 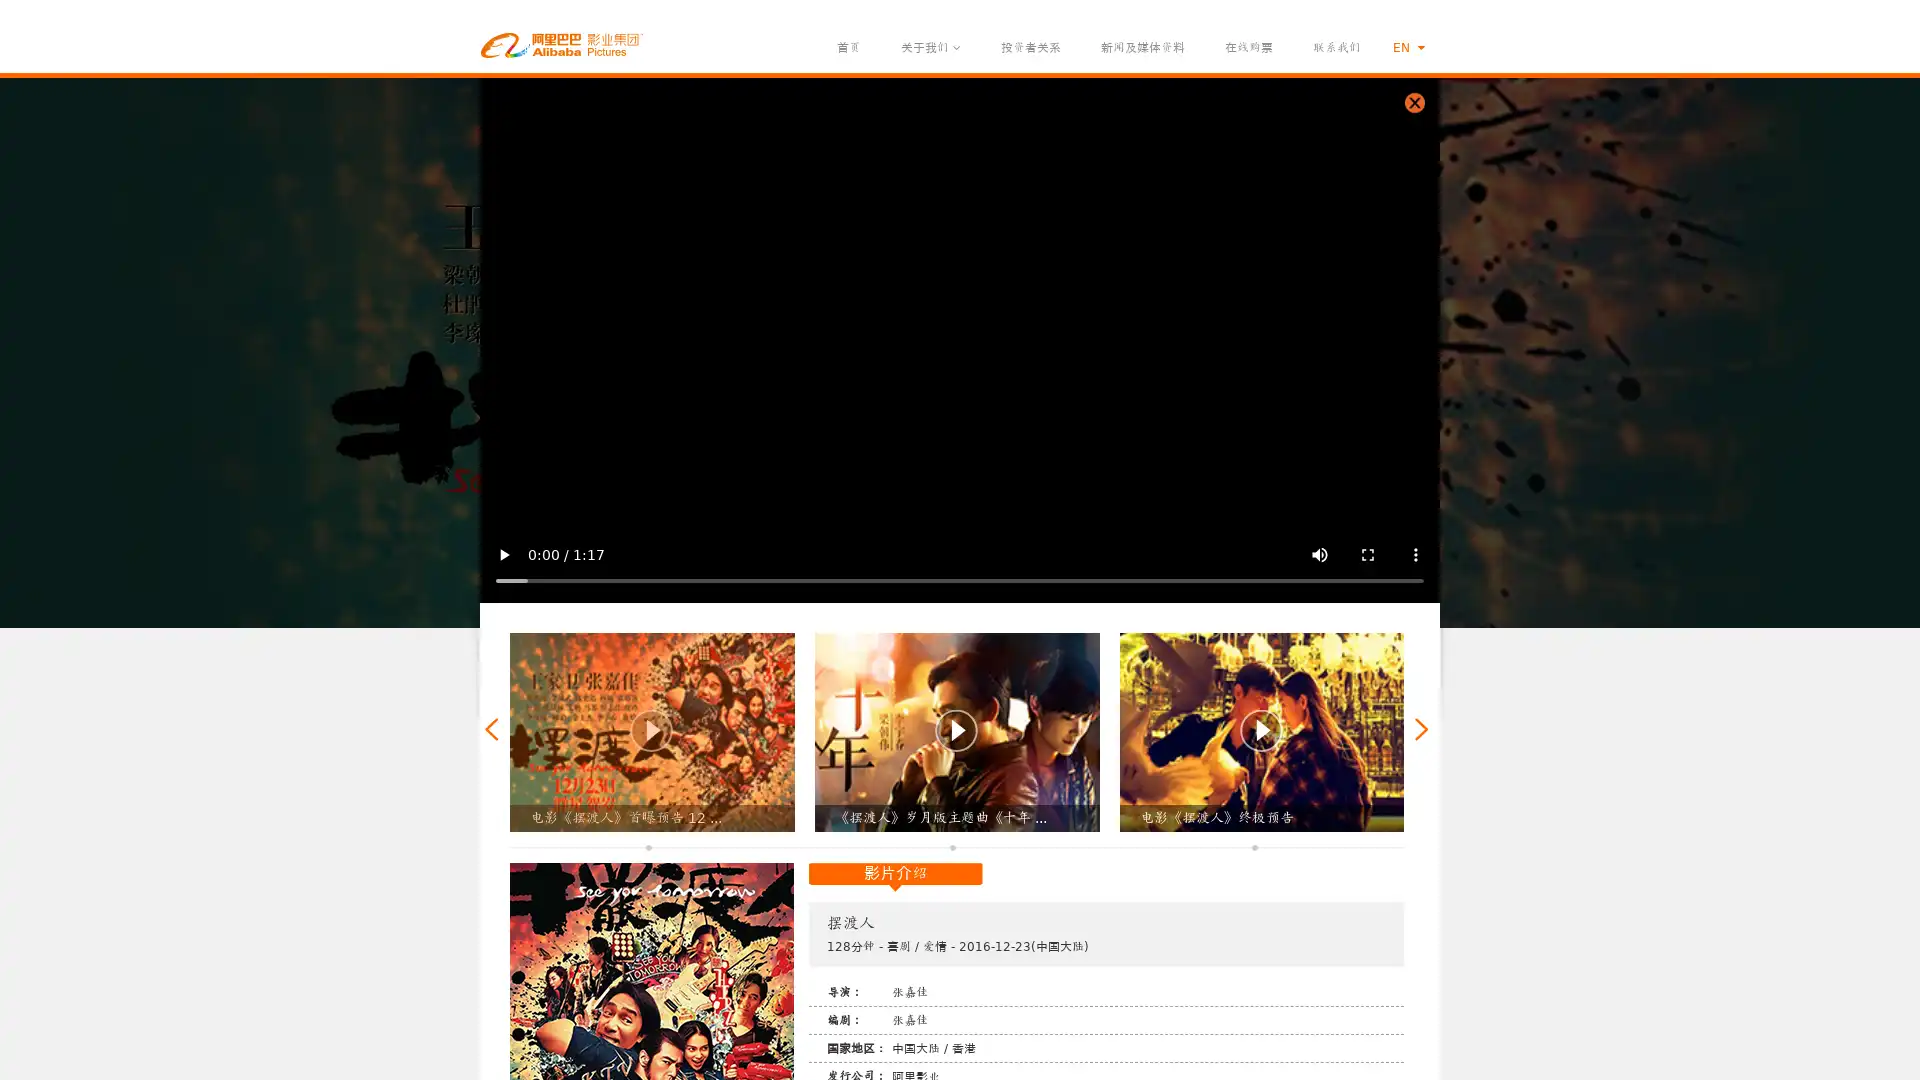 I want to click on play, so click(x=504, y=555).